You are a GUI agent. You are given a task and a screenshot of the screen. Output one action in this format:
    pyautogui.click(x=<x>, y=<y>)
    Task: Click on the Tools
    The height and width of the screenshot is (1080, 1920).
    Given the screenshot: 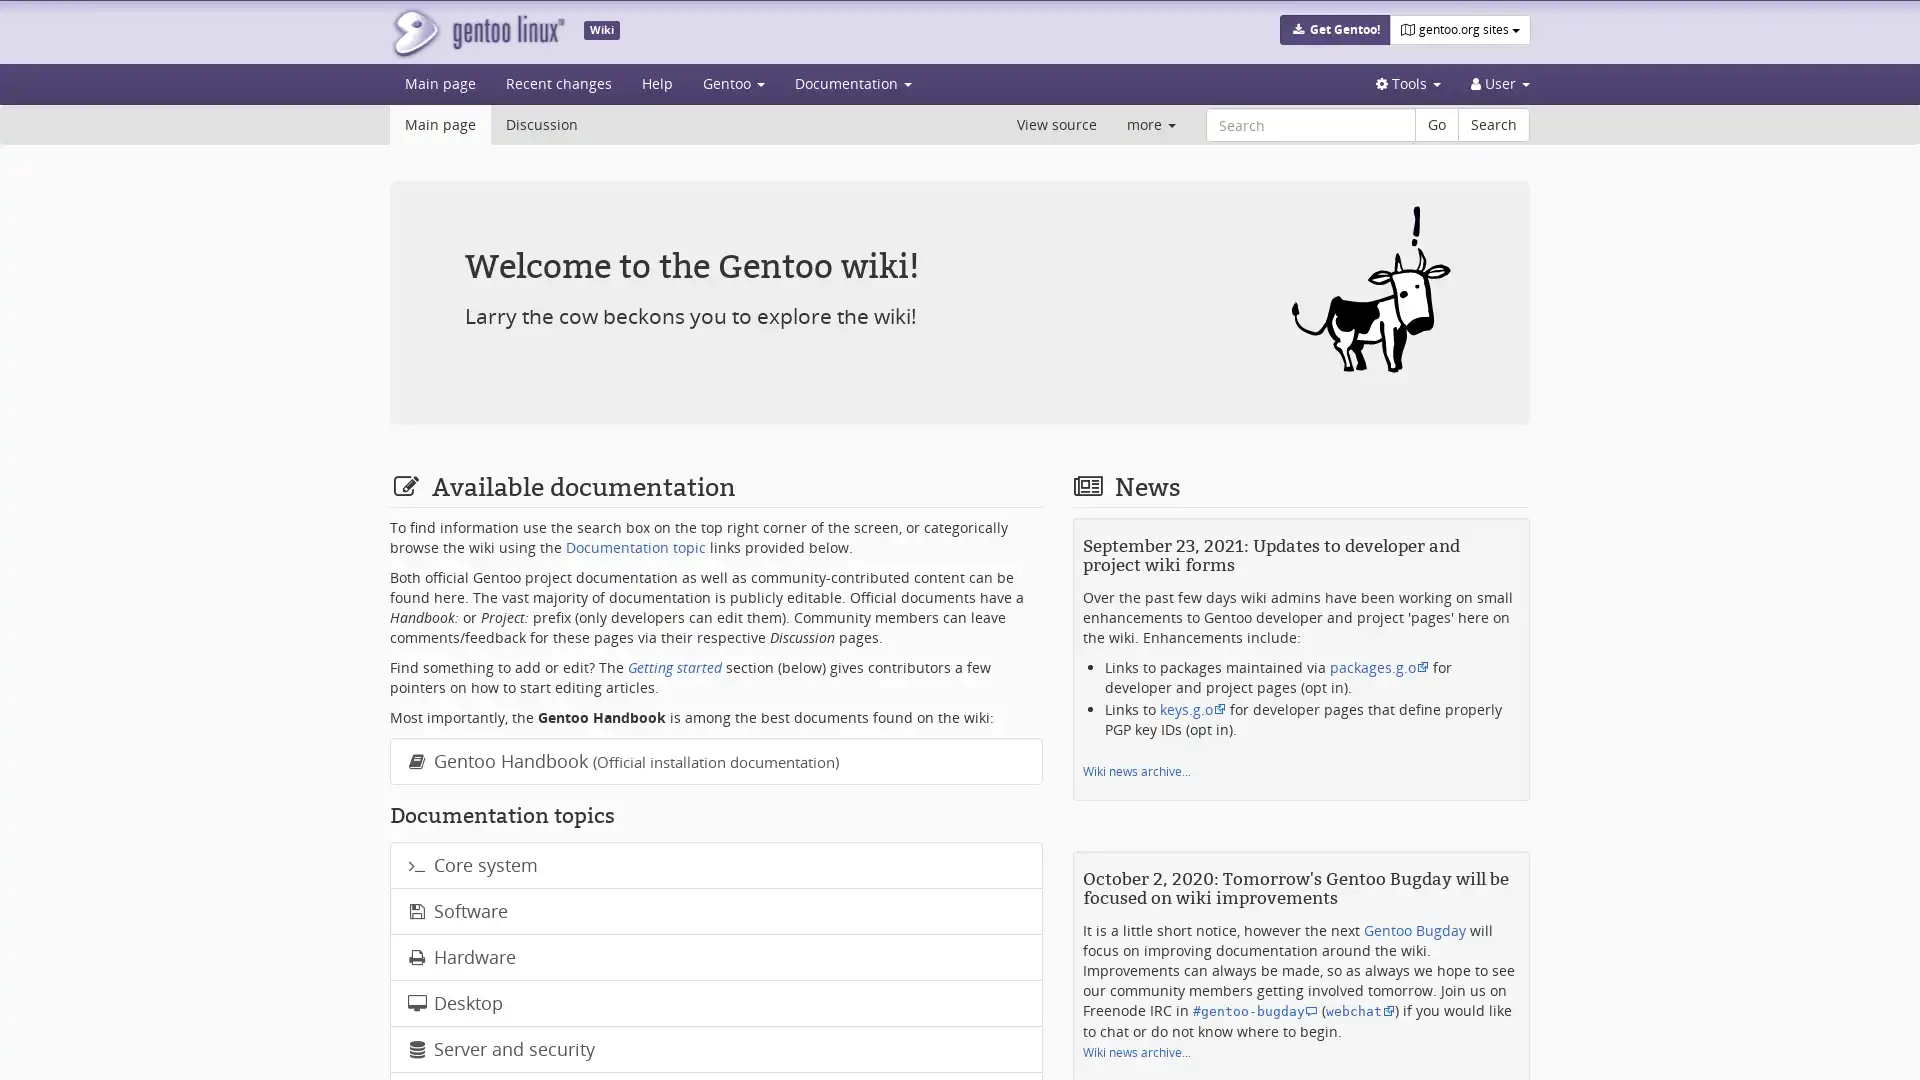 What is the action you would take?
    pyautogui.click(x=1407, y=83)
    